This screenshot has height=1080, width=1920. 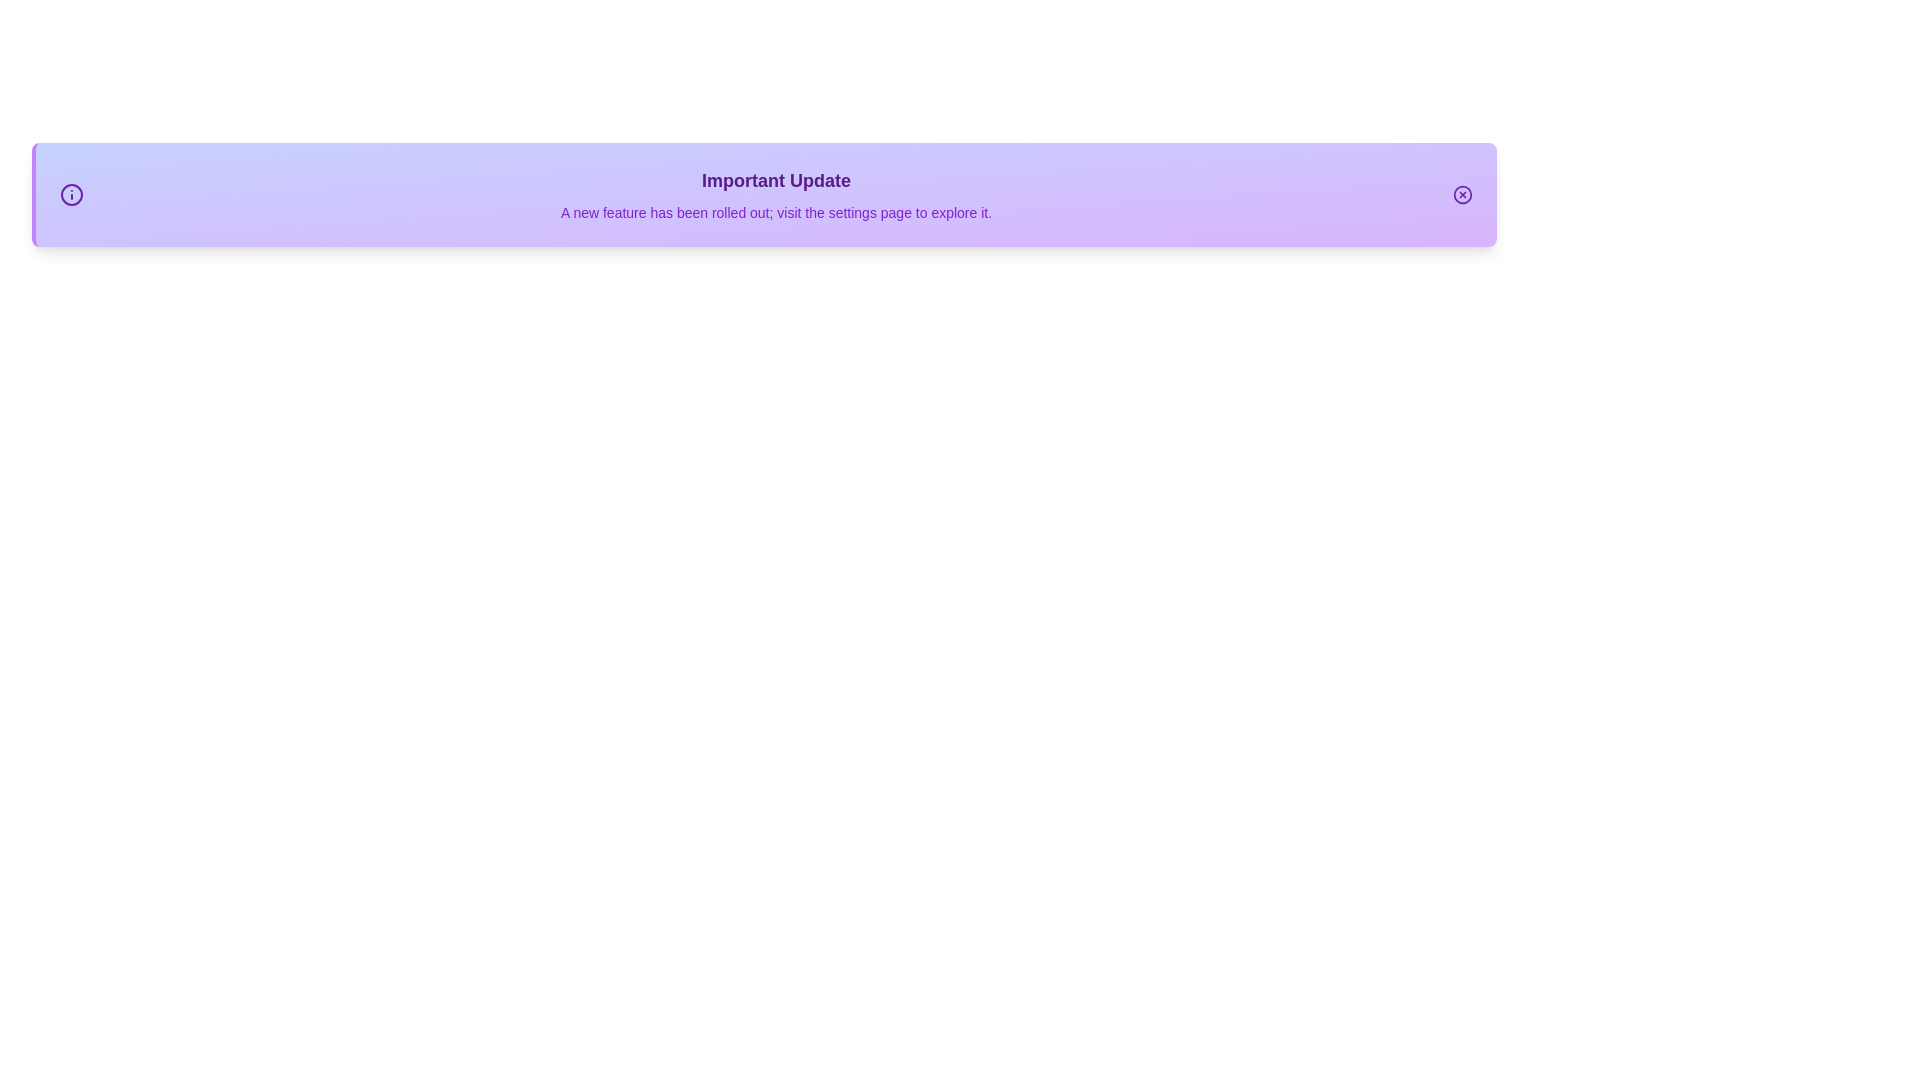 I want to click on close button at the top-right corner of the notification to dismiss it, so click(x=1463, y=195).